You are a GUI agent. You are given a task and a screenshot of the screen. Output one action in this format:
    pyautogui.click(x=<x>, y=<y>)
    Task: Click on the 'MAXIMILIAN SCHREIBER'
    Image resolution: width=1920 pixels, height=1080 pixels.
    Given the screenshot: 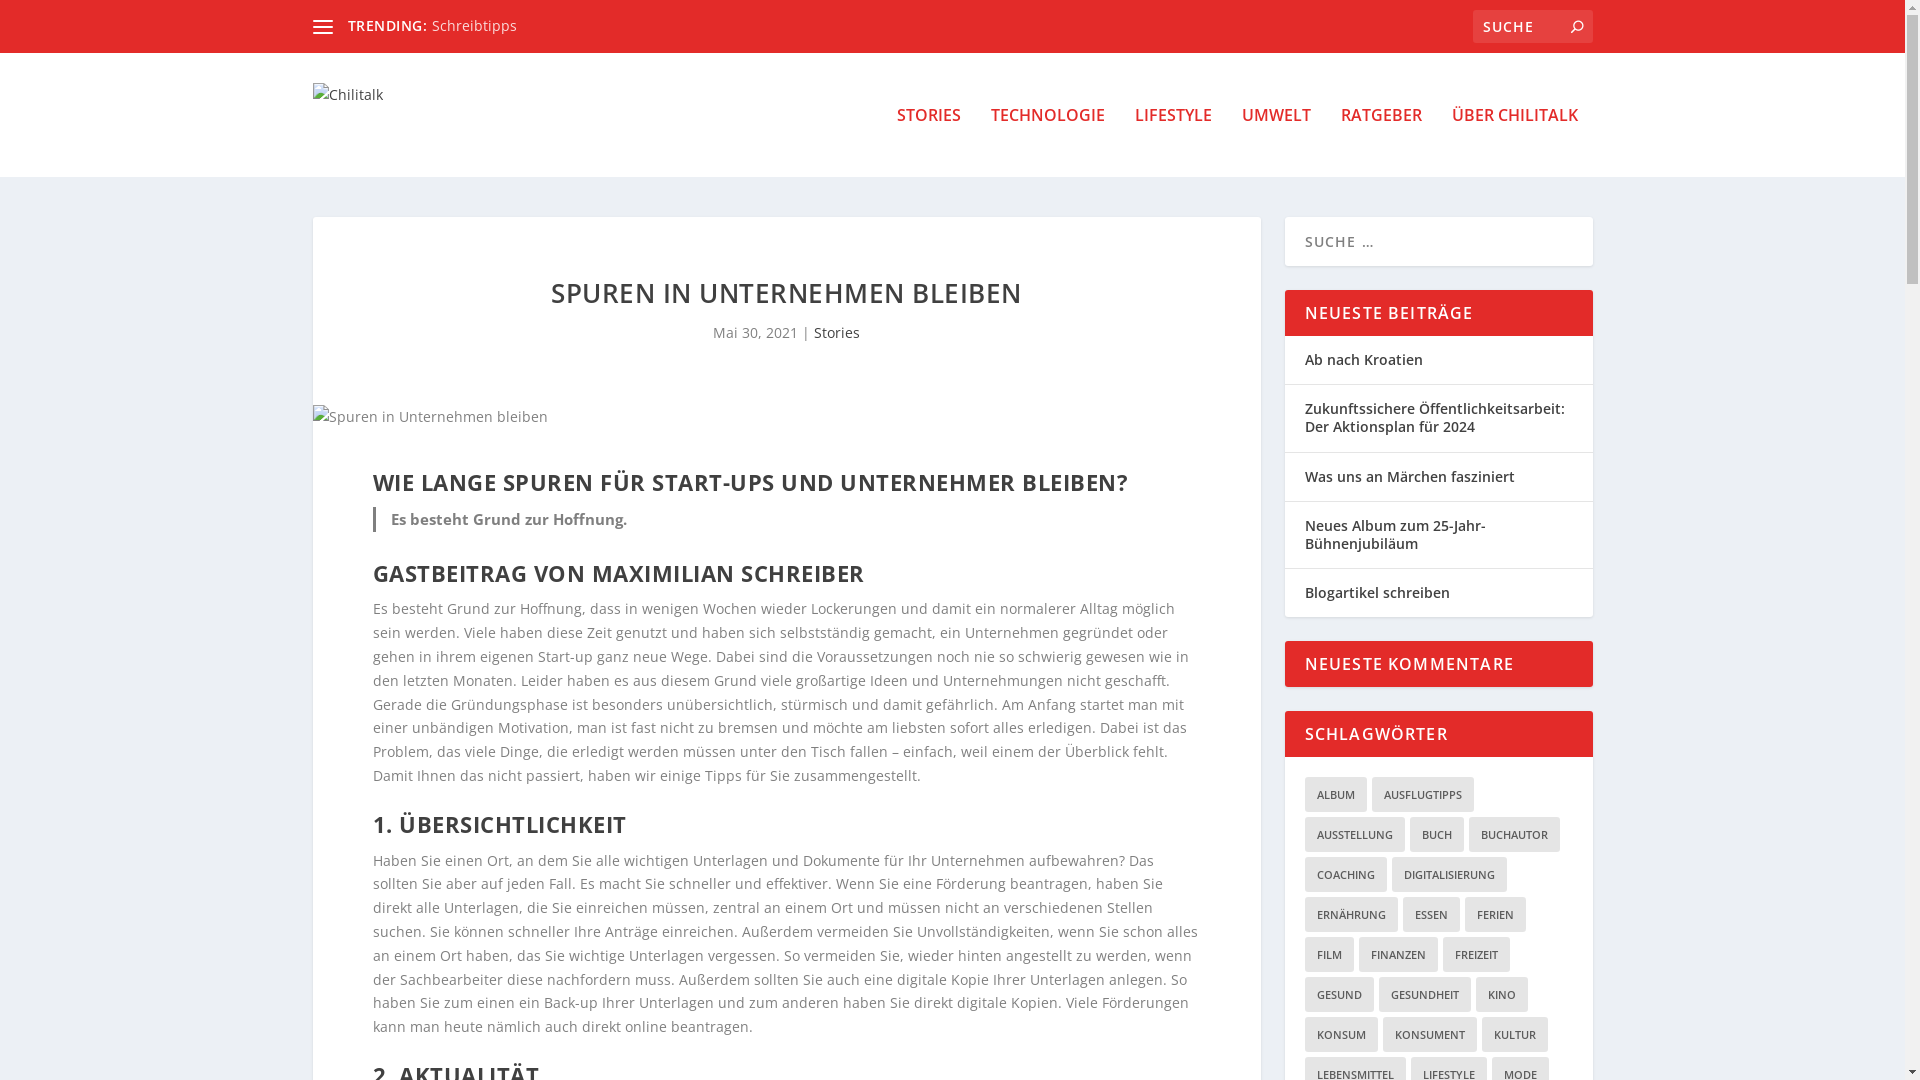 What is the action you would take?
    pyautogui.click(x=727, y=573)
    